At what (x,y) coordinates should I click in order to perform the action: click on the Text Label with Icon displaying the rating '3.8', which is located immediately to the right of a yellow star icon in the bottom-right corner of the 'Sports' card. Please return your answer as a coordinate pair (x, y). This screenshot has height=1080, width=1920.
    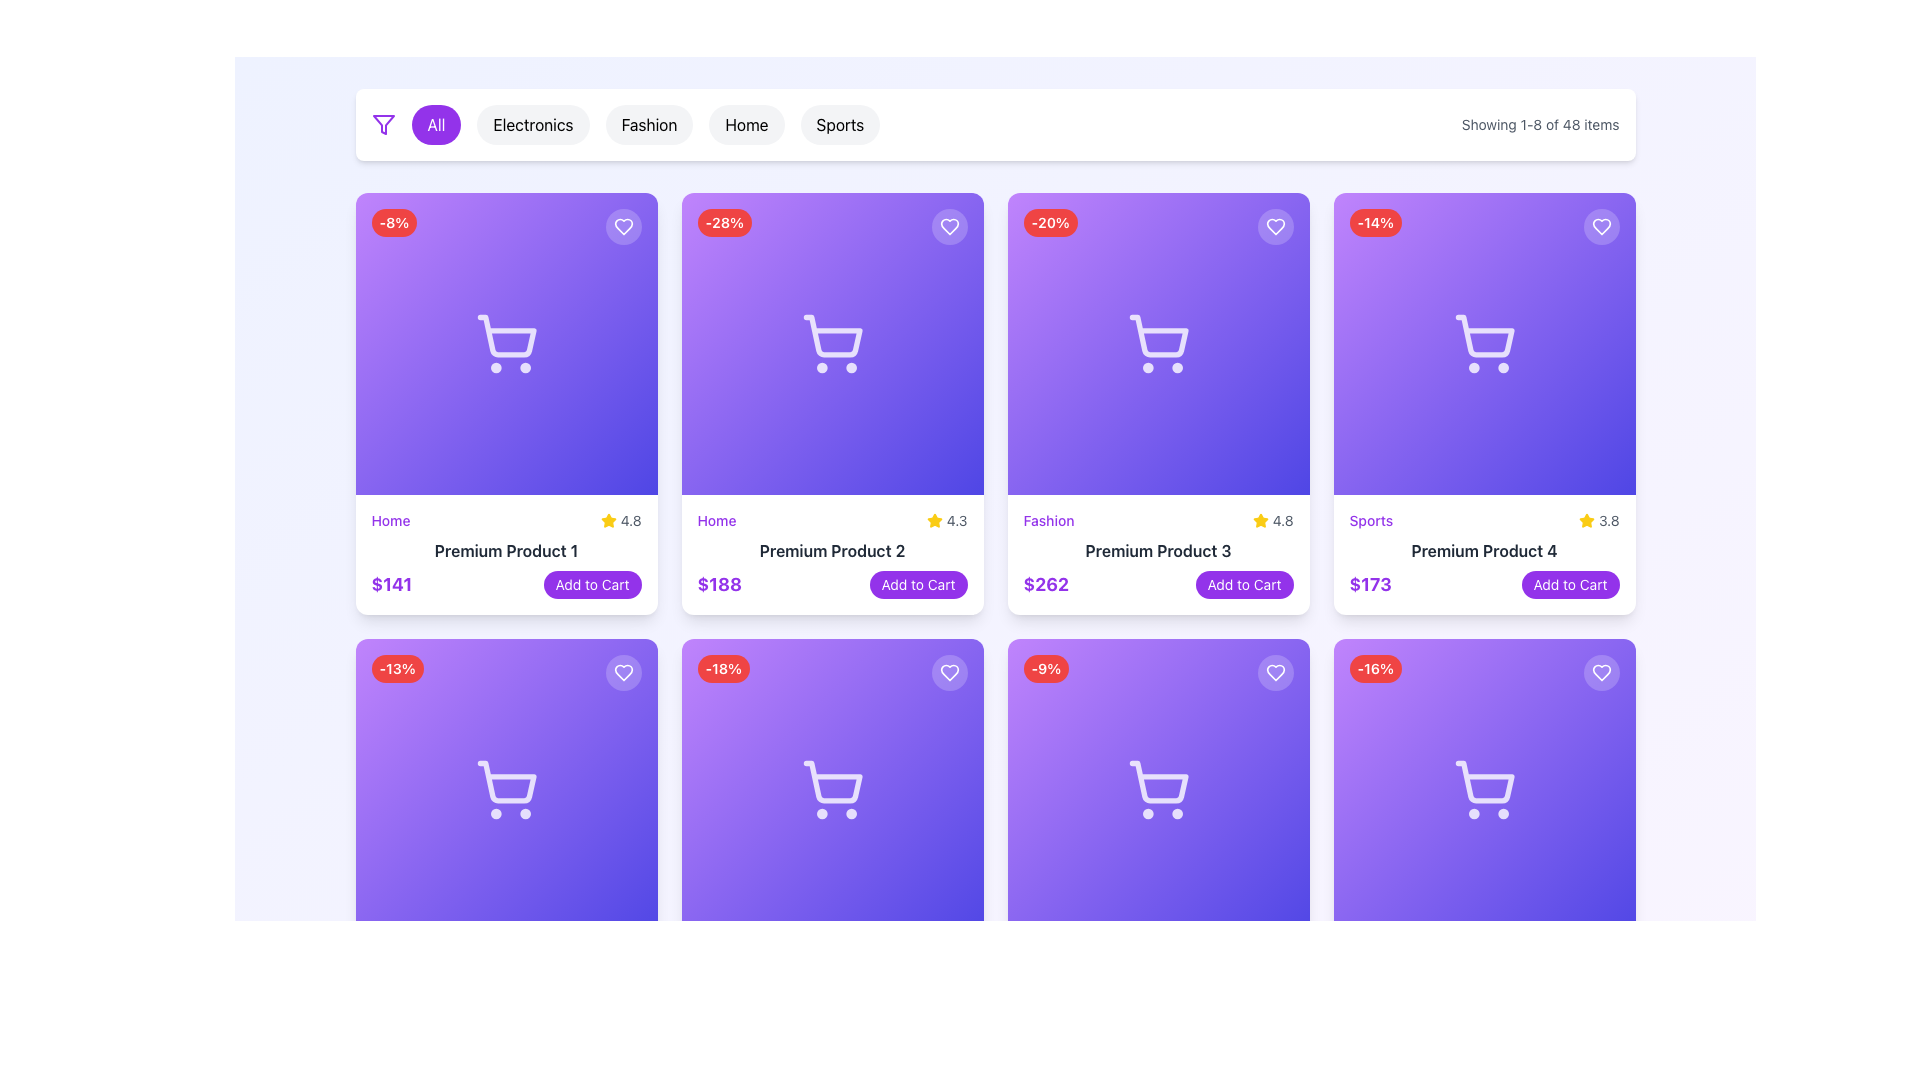
    Looking at the image, I should click on (1598, 519).